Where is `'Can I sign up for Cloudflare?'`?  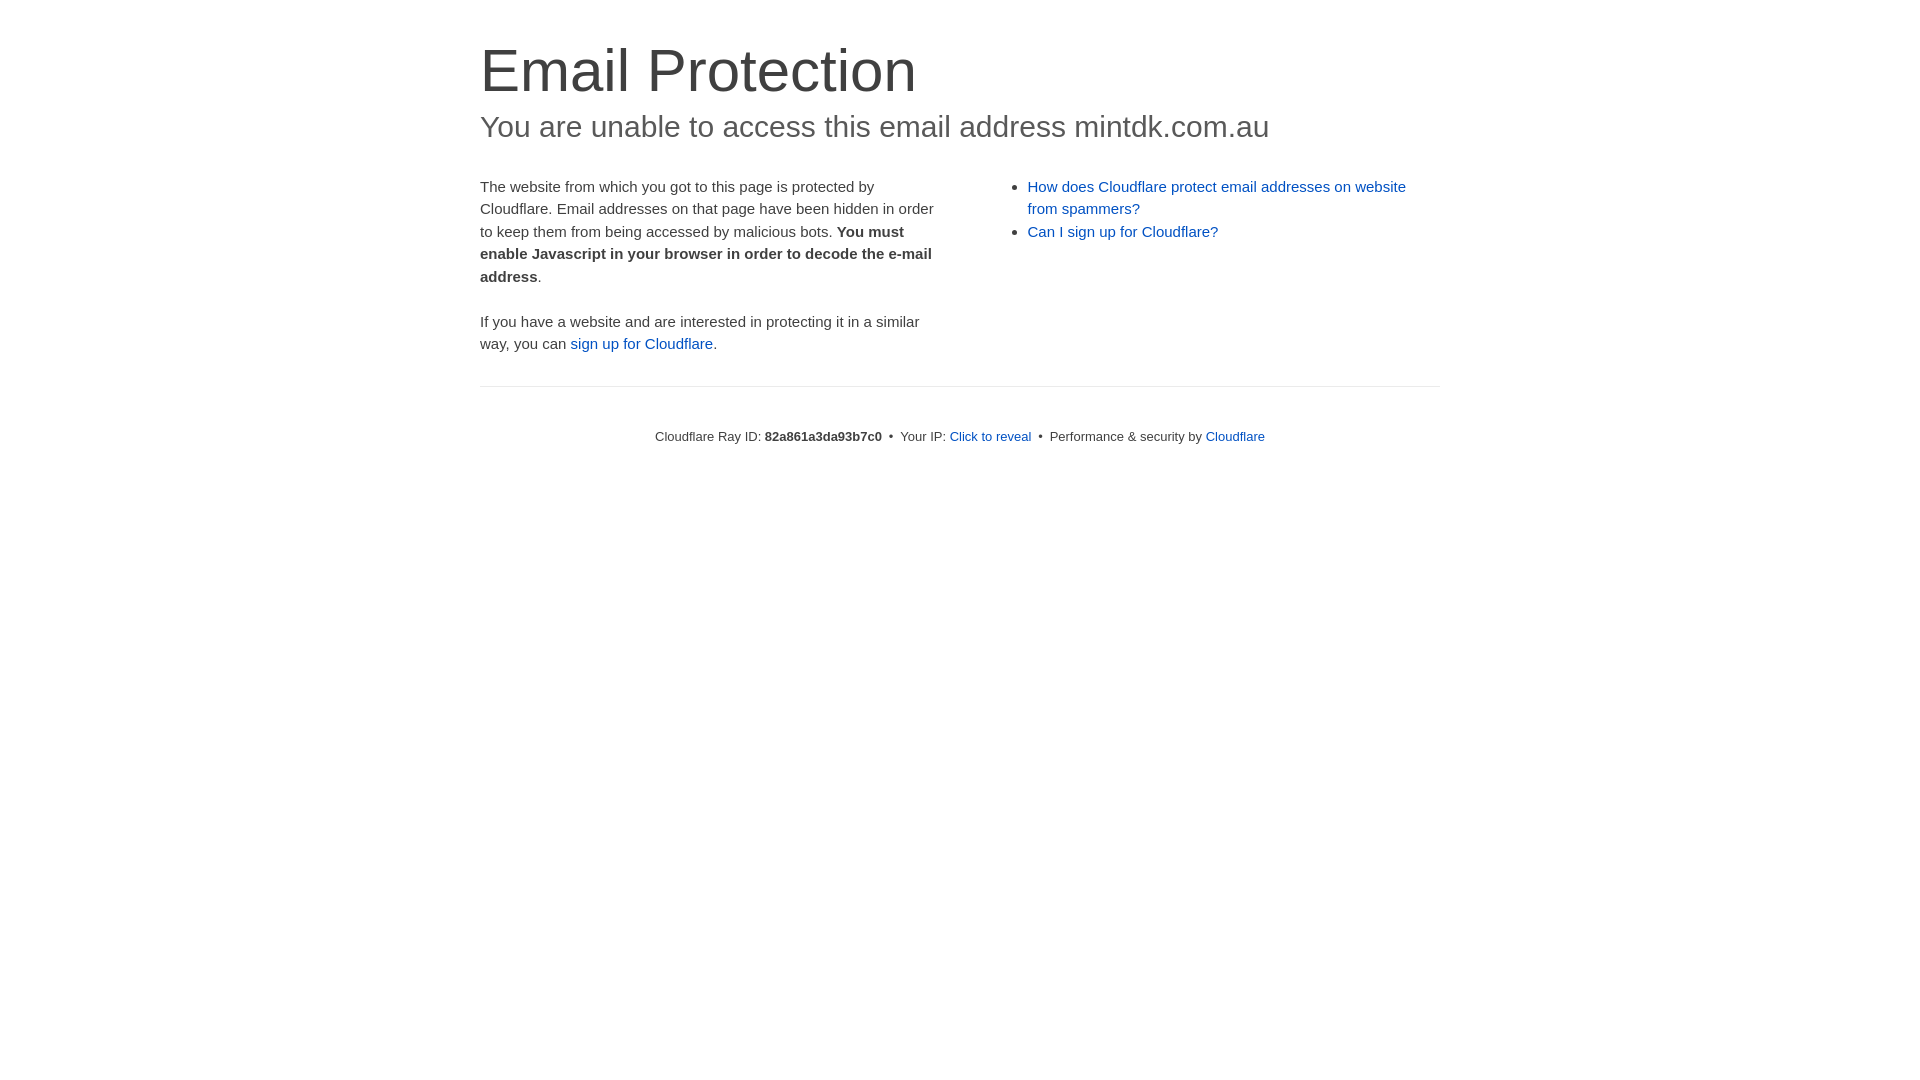 'Can I sign up for Cloudflare?' is located at coordinates (1123, 230).